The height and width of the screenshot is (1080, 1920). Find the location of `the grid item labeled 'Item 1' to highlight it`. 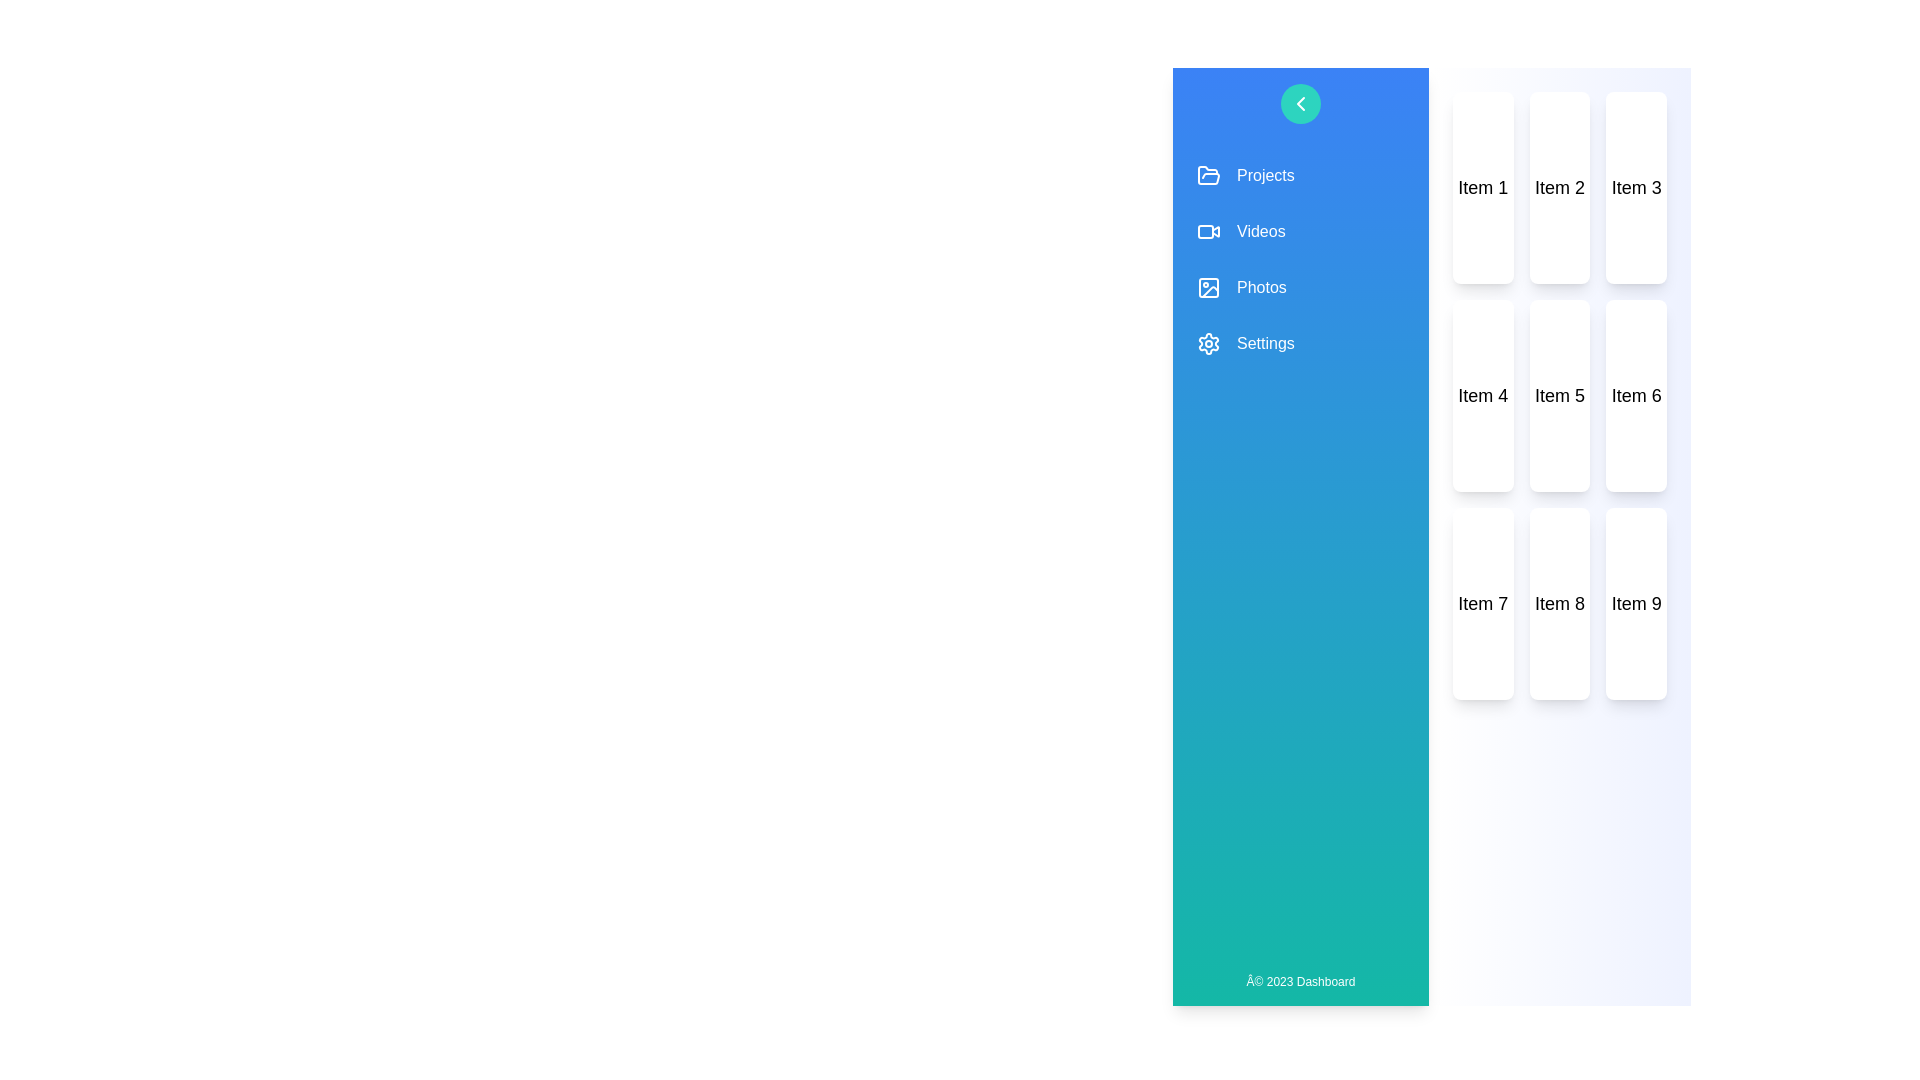

the grid item labeled 'Item 1' to highlight it is located at coordinates (1483, 188).